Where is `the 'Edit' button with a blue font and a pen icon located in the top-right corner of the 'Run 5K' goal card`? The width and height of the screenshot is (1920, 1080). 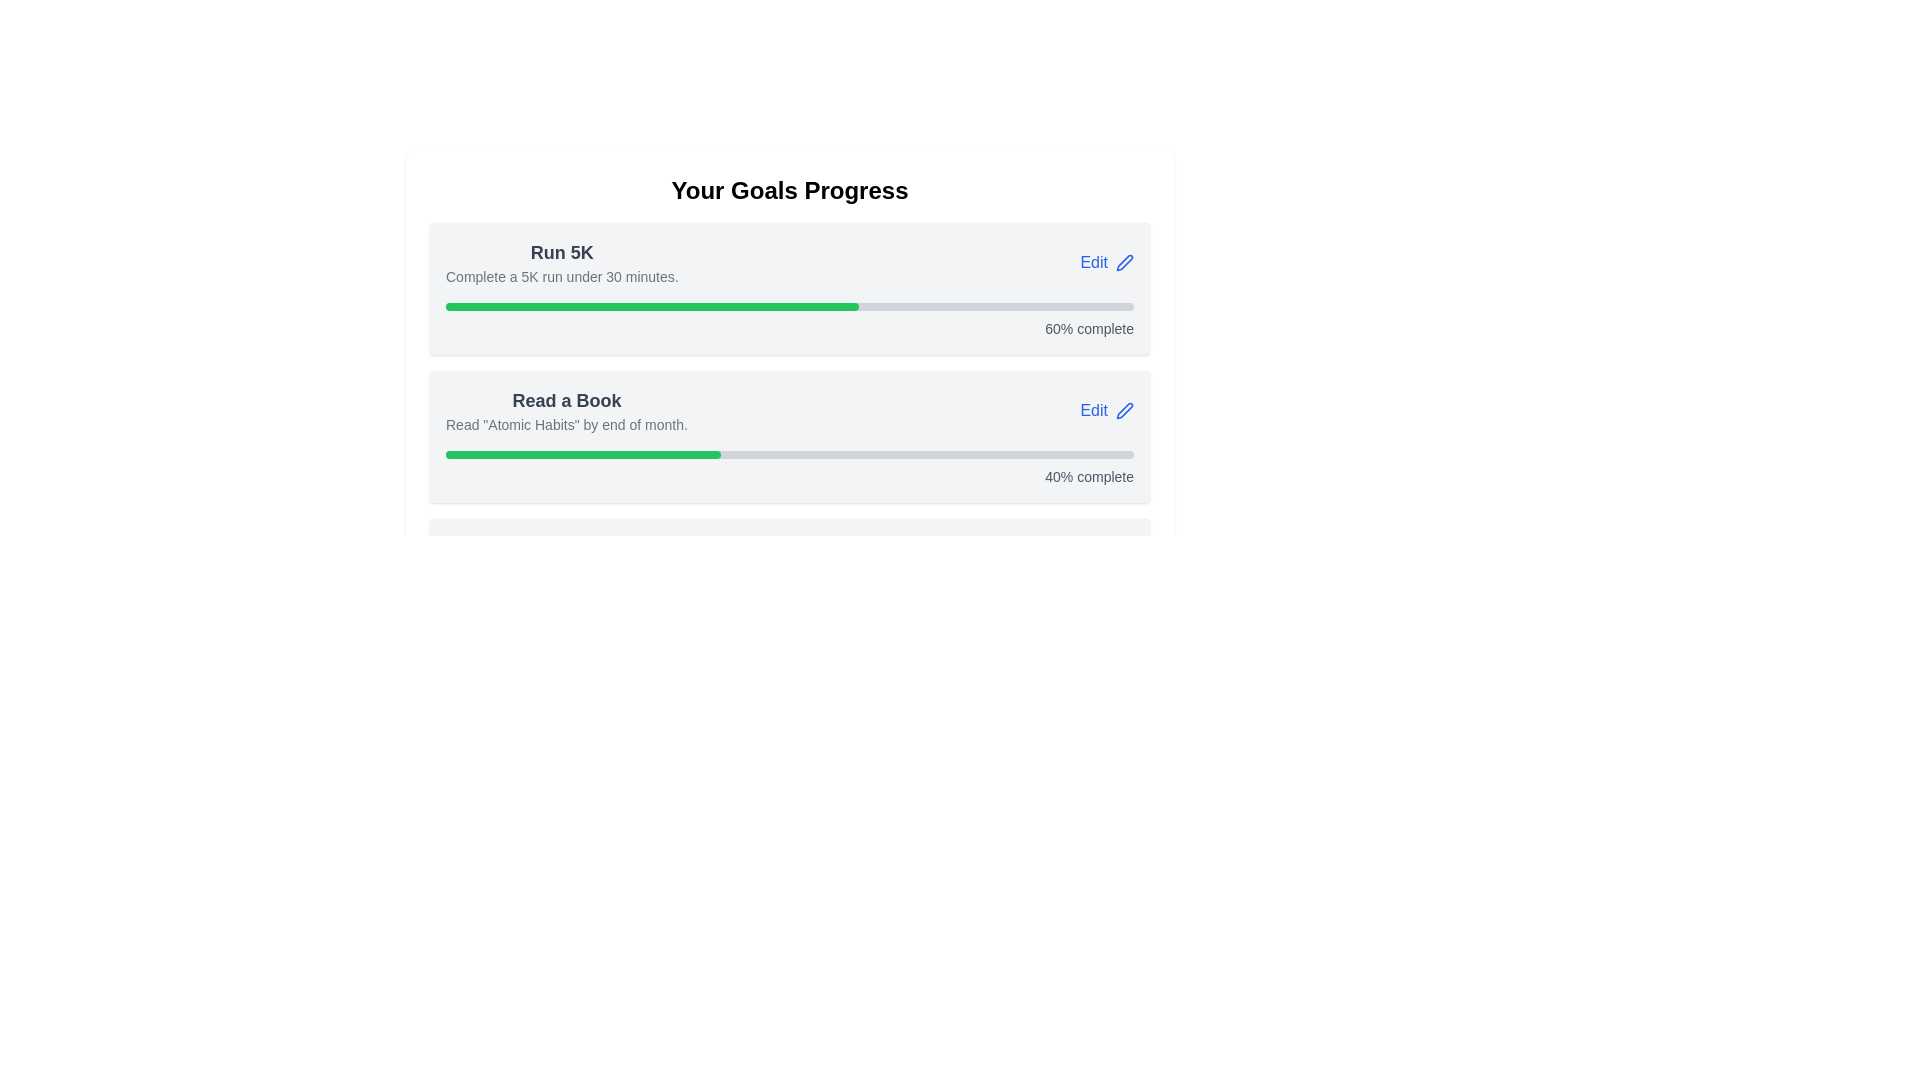 the 'Edit' button with a blue font and a pen icon located in the top-right corner of the 'Run 5K' goal card is located at coordinates (1106, 261).